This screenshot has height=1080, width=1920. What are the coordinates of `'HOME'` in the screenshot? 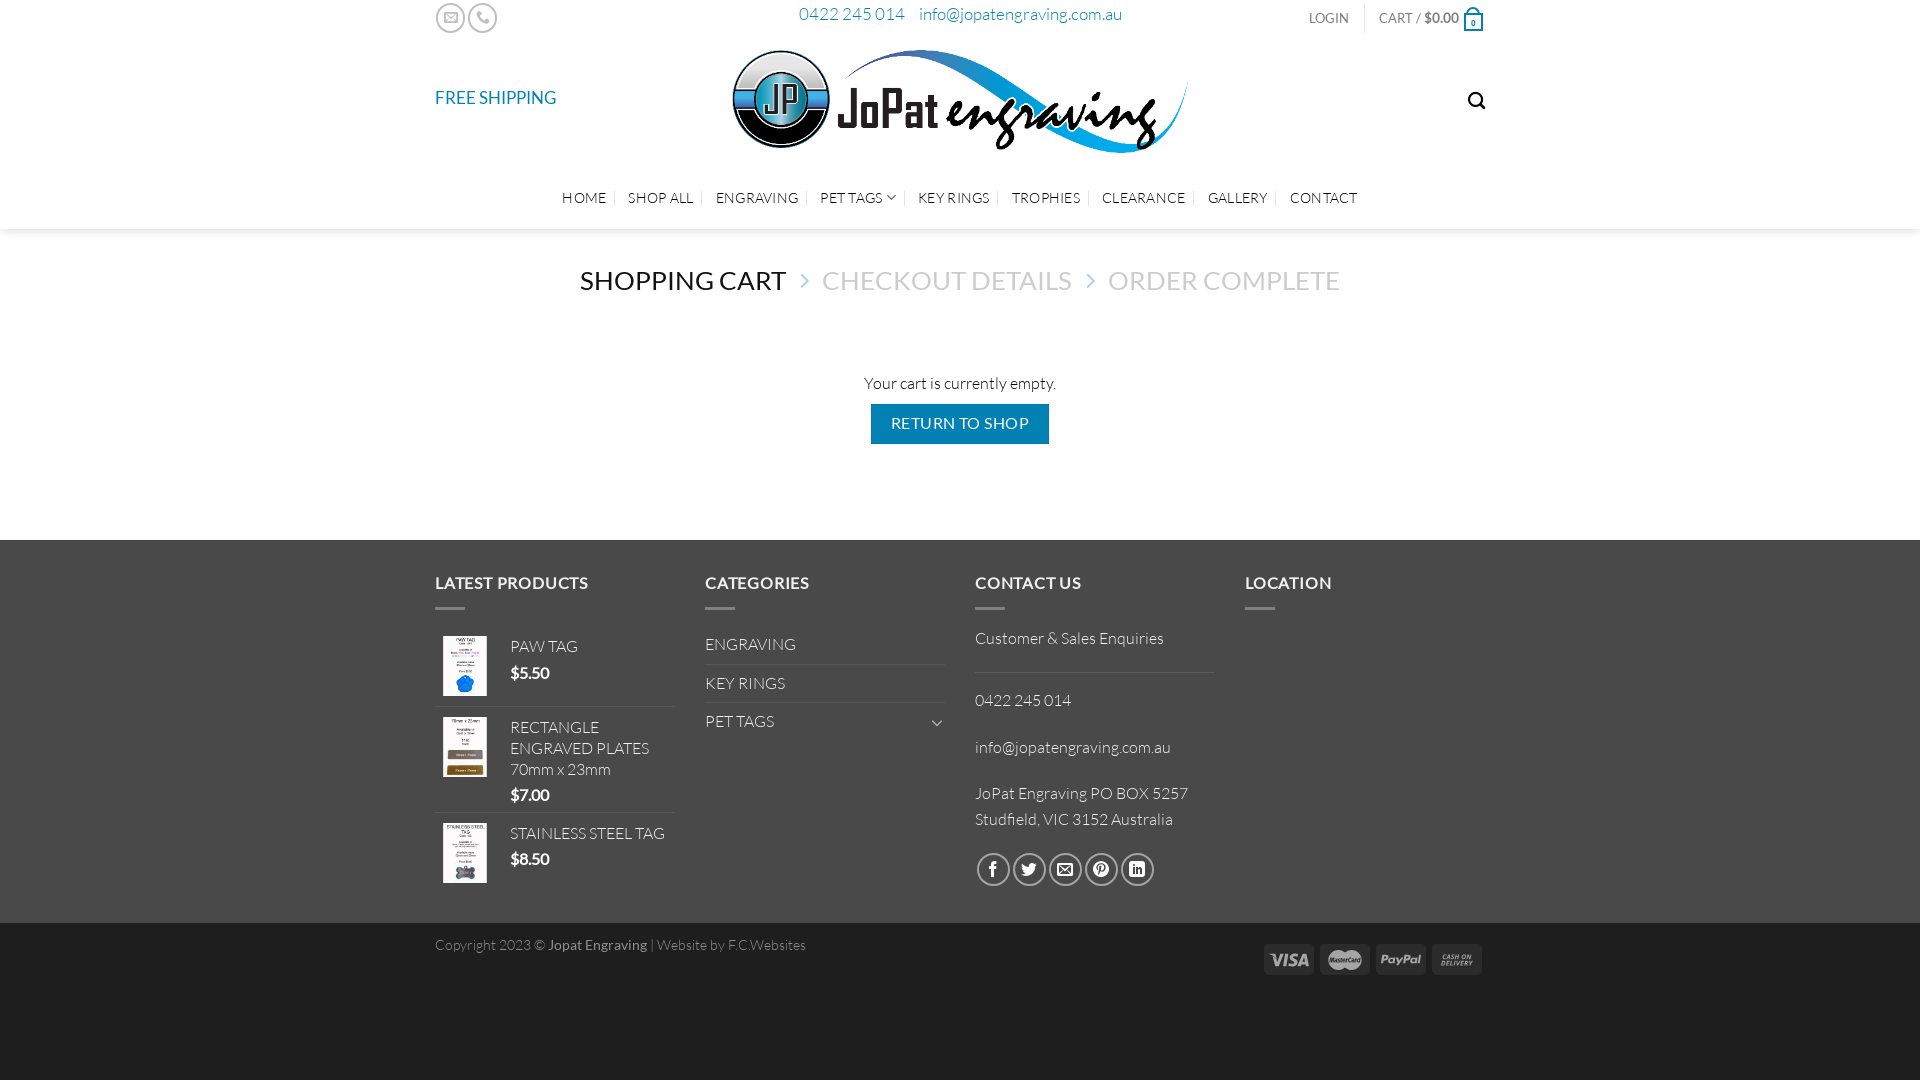 It's located at (583, 197).